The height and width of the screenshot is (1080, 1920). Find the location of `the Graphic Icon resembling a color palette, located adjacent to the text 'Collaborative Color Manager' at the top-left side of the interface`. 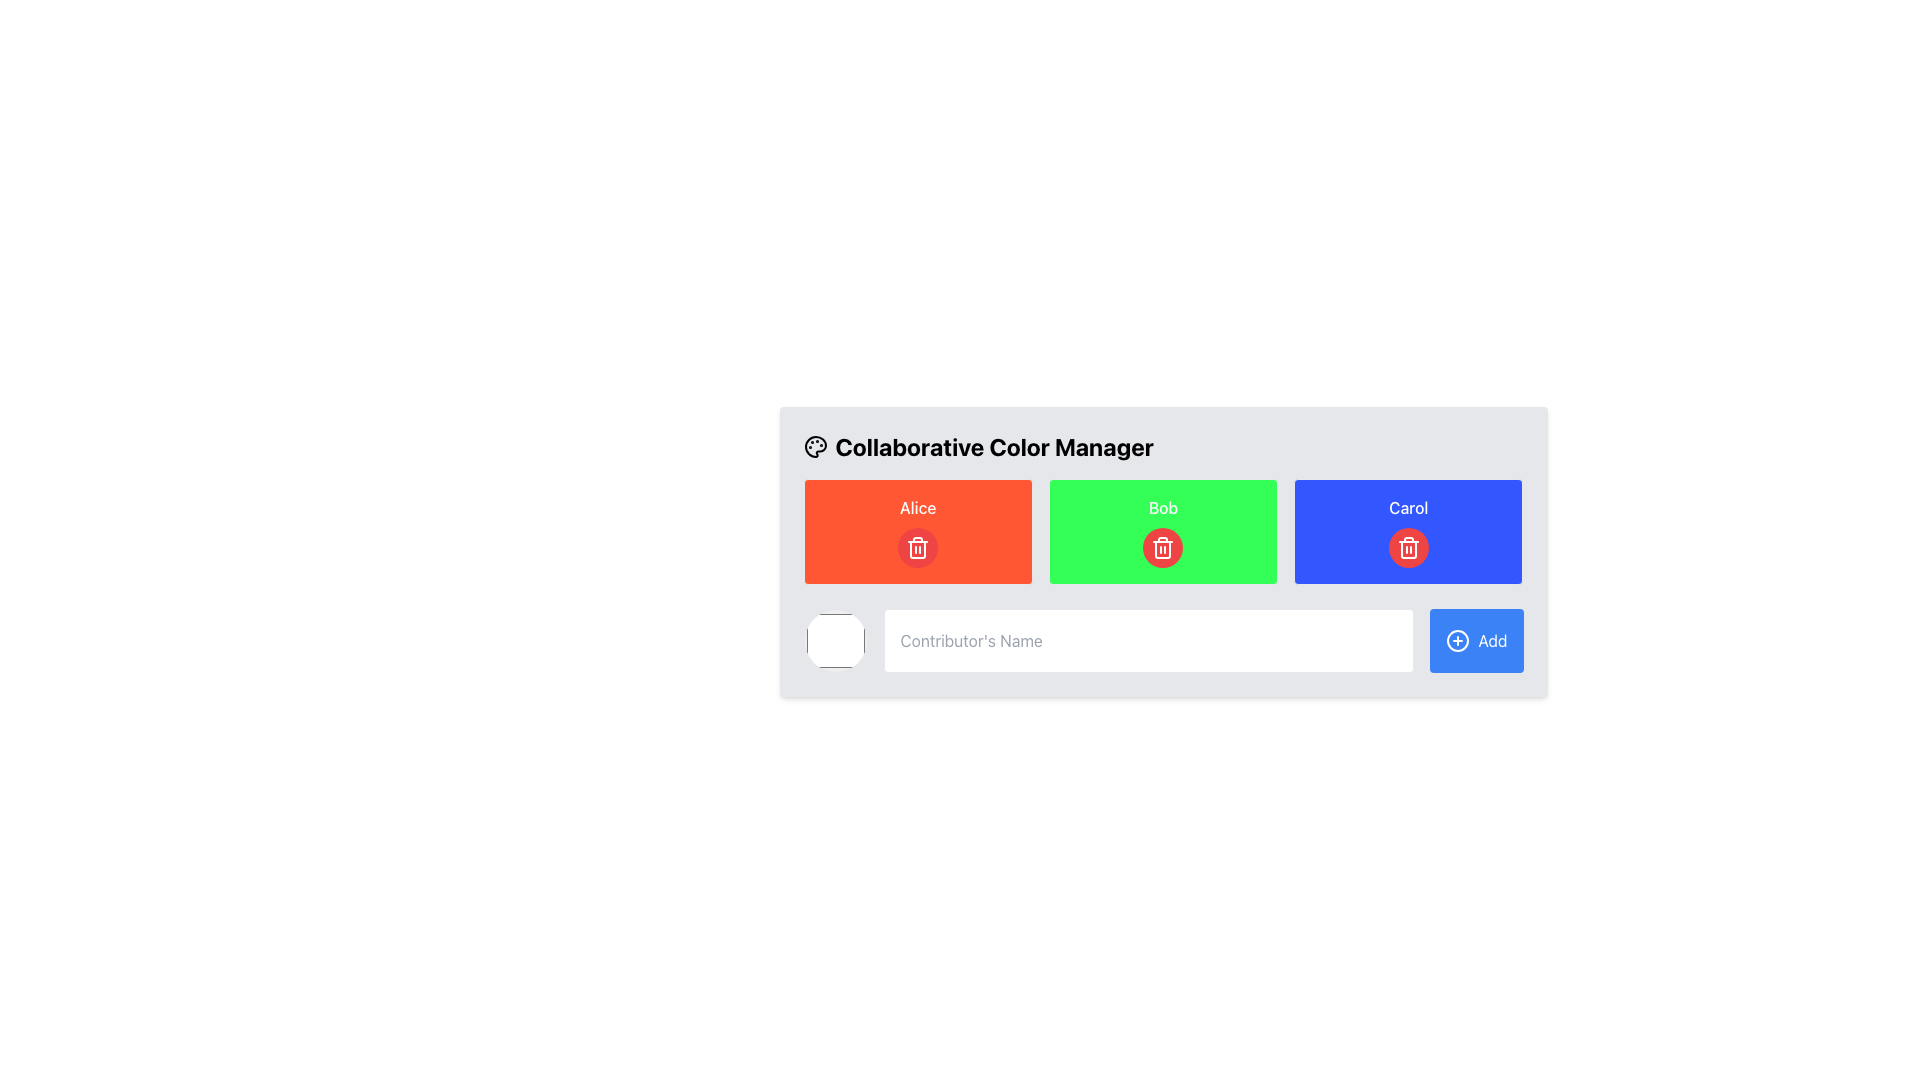

the Graphic Icon resembling a color palette, located adjacent to the text 'Collaborative Color Manager' at the top-left side of the interface is located at coordinates (815, 446).